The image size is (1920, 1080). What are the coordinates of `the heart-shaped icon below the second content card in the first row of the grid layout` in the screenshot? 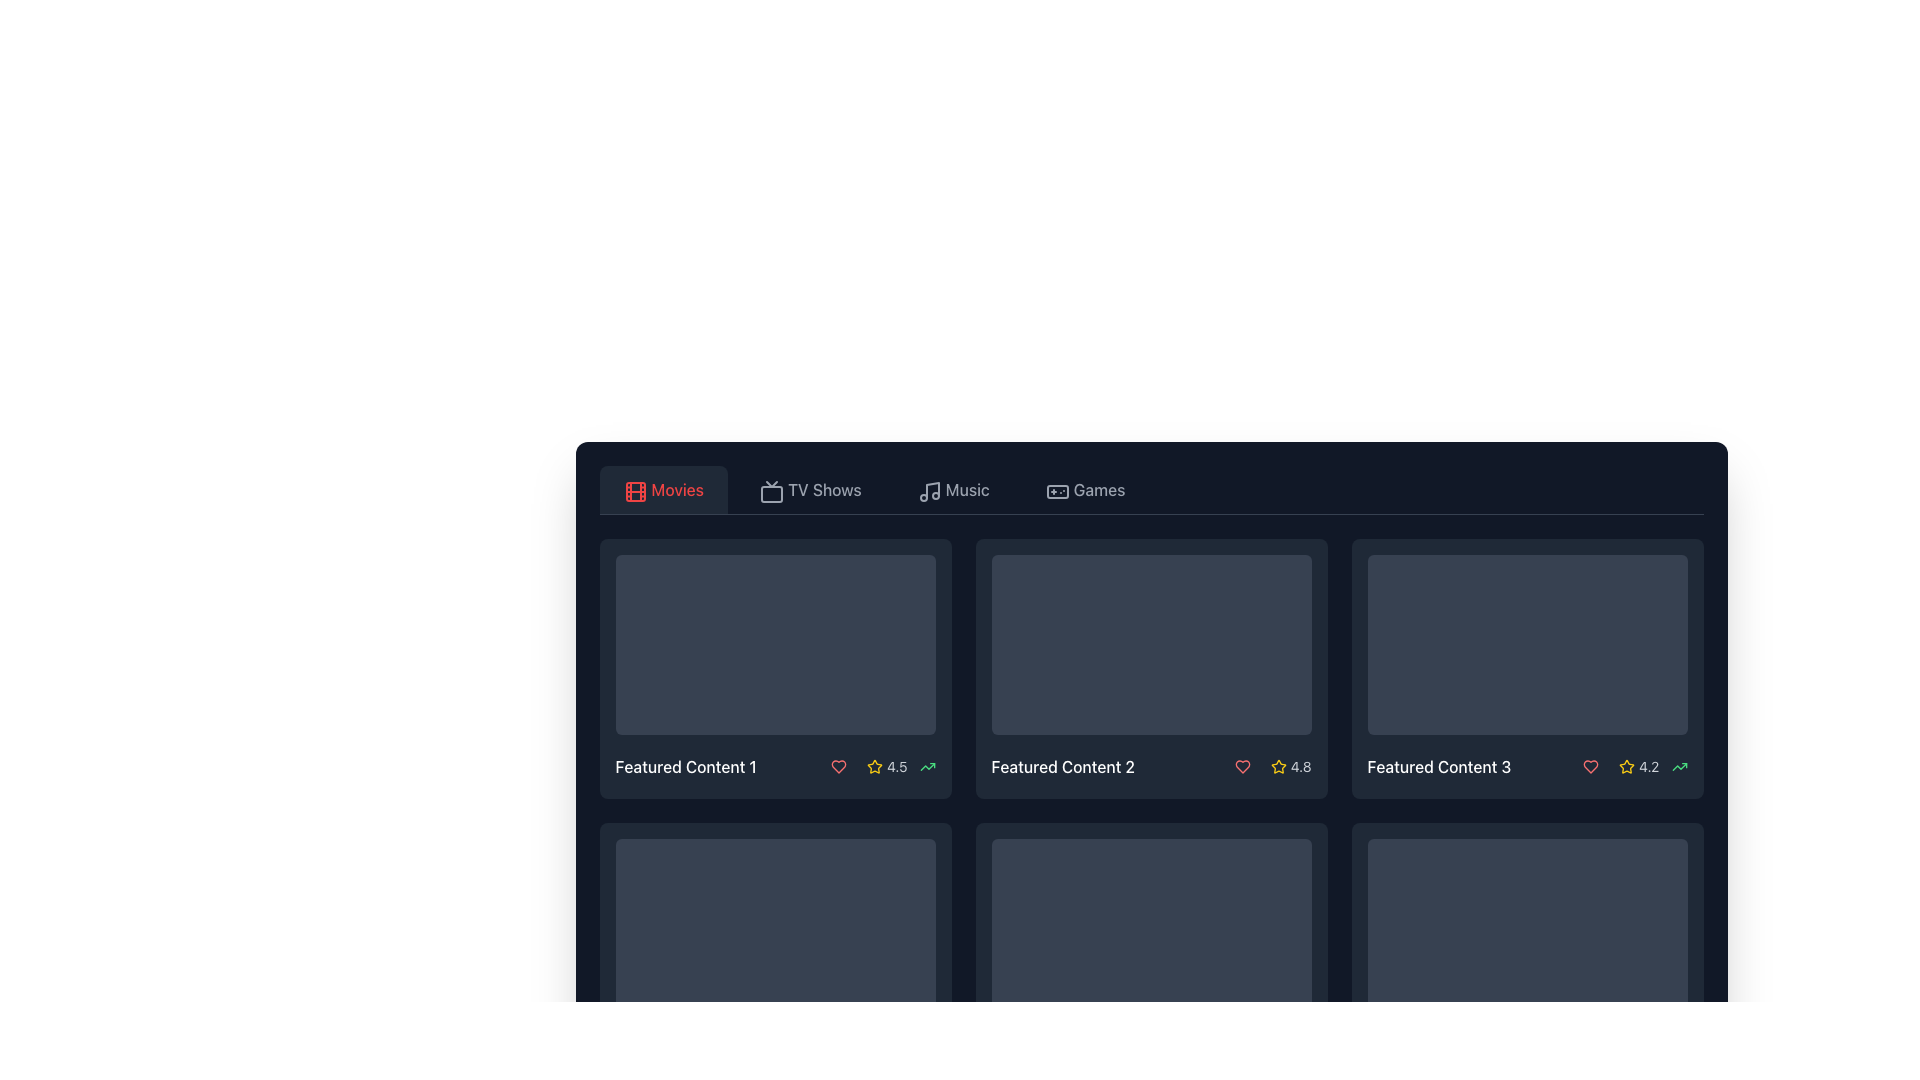 It's located at (1241, 766).